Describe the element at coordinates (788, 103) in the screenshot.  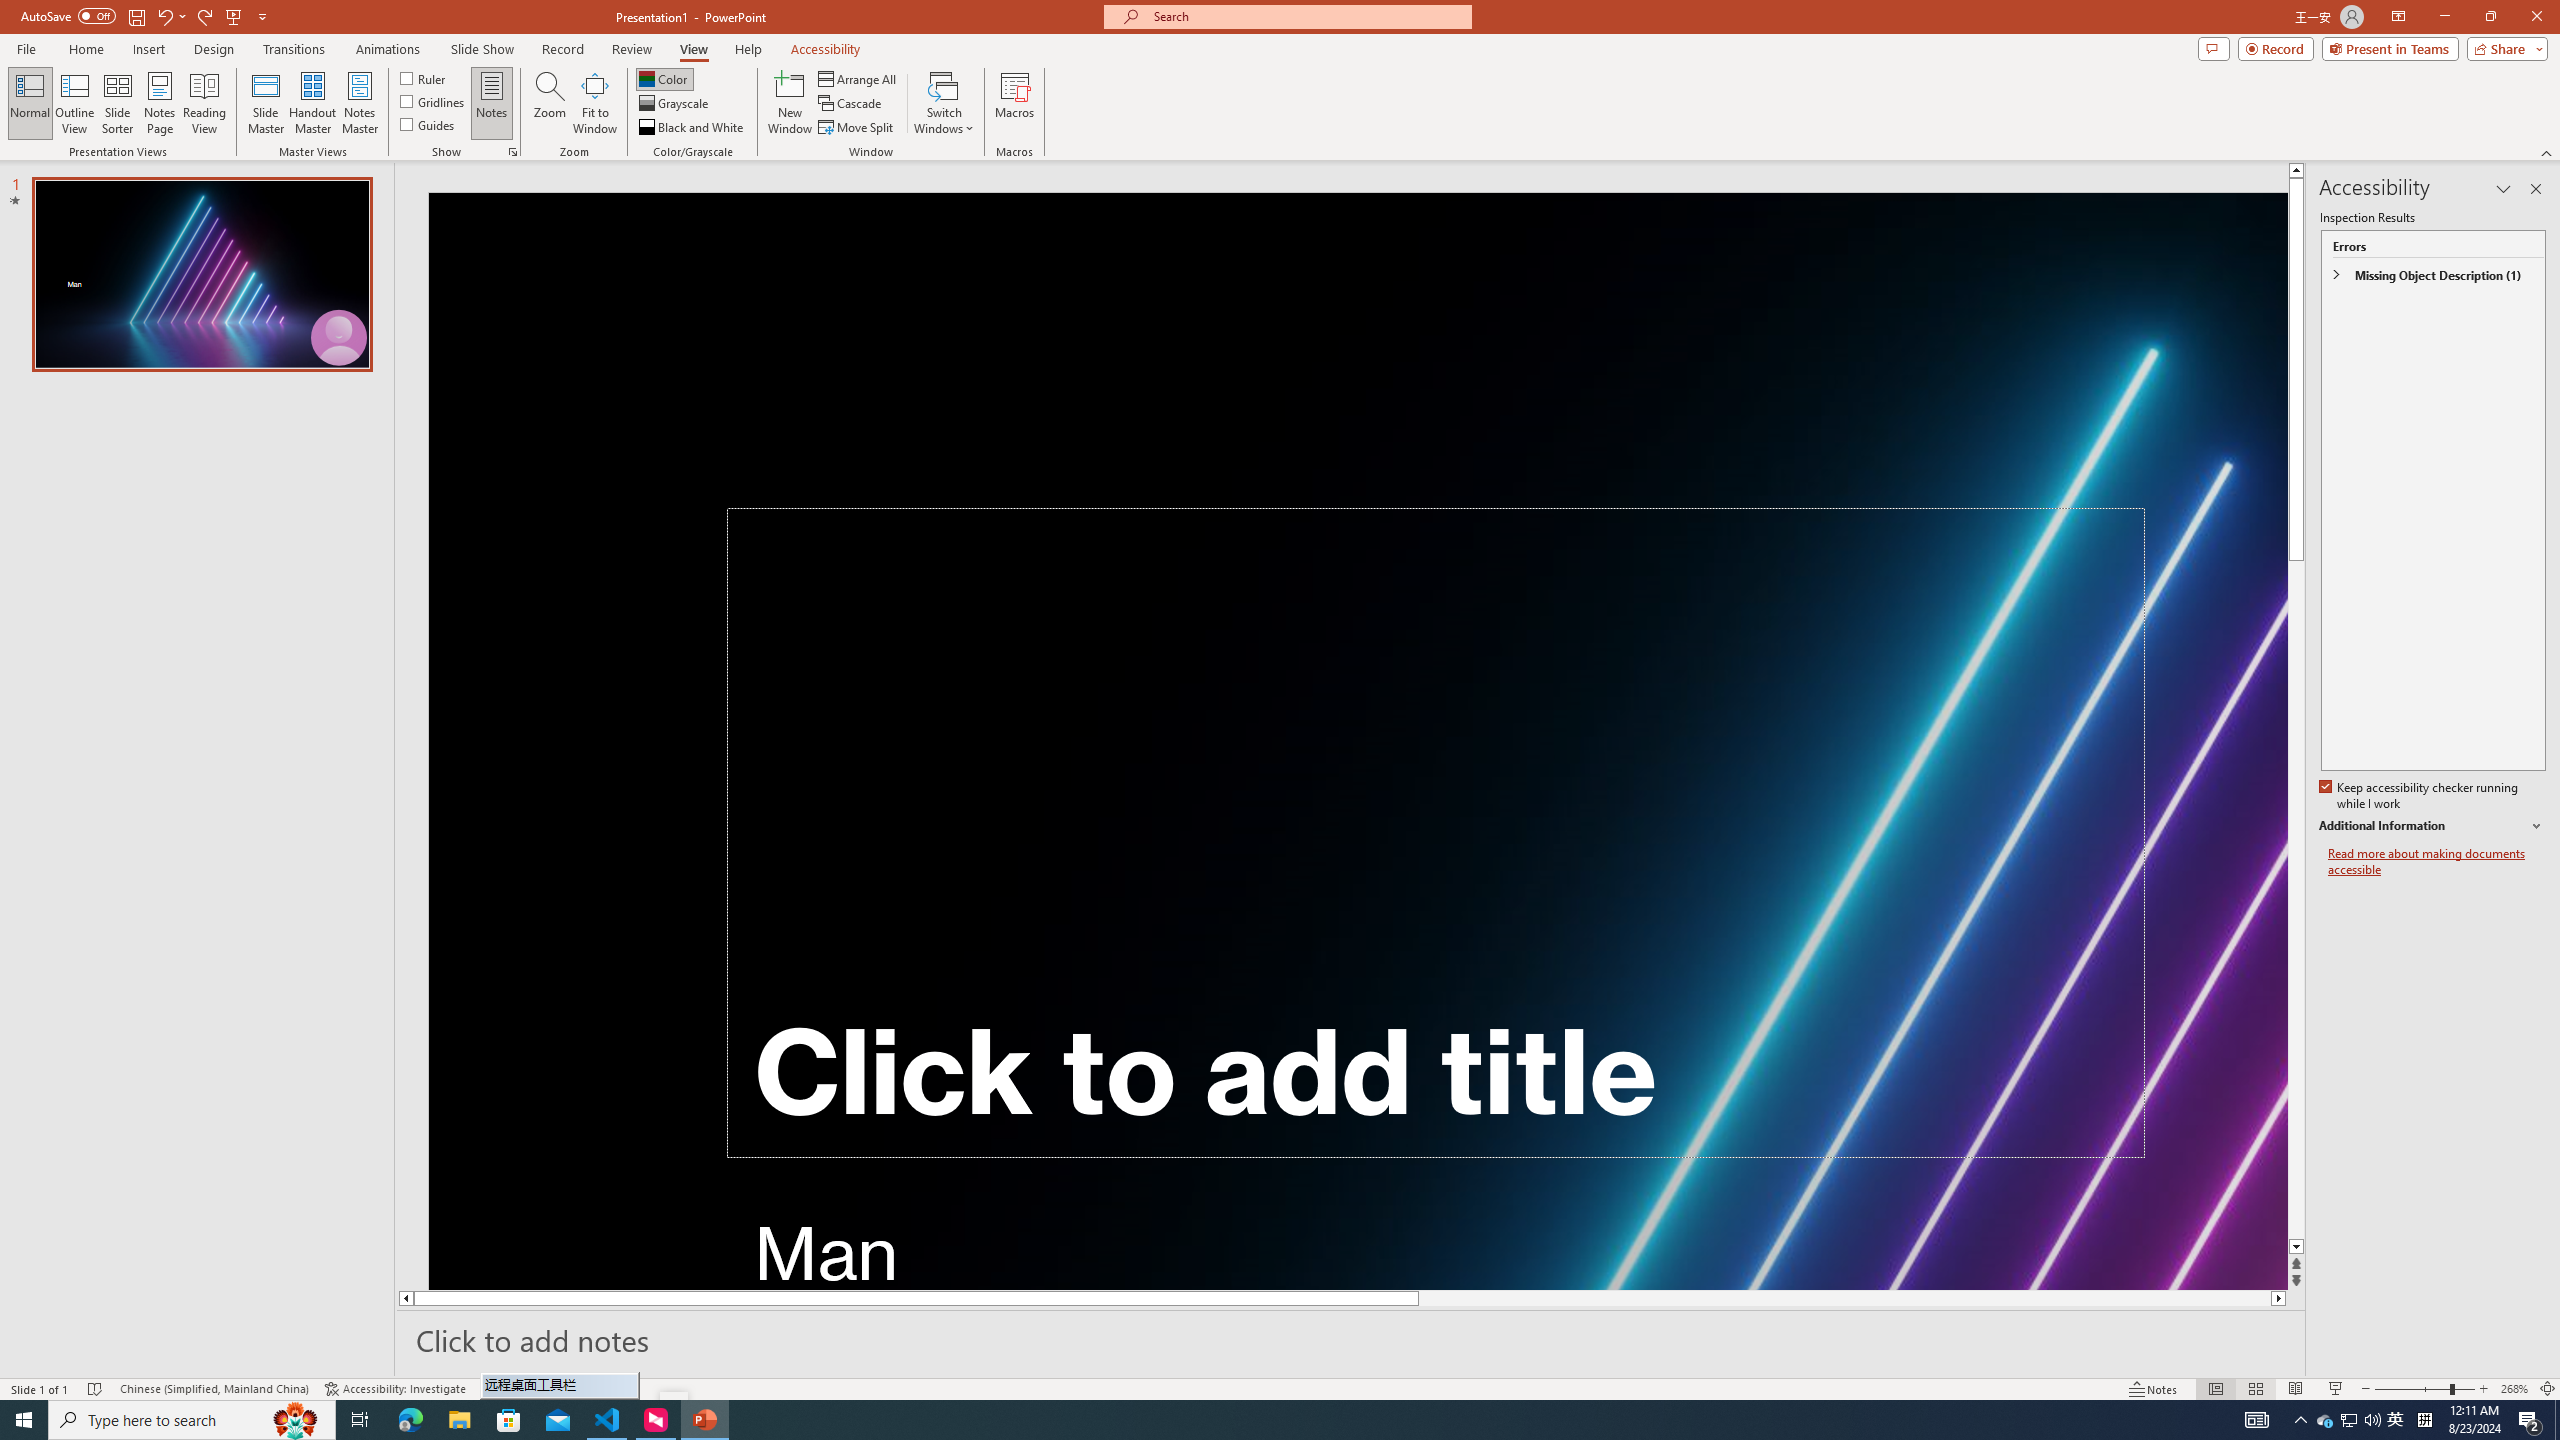
I see `'New Window'` at that location.